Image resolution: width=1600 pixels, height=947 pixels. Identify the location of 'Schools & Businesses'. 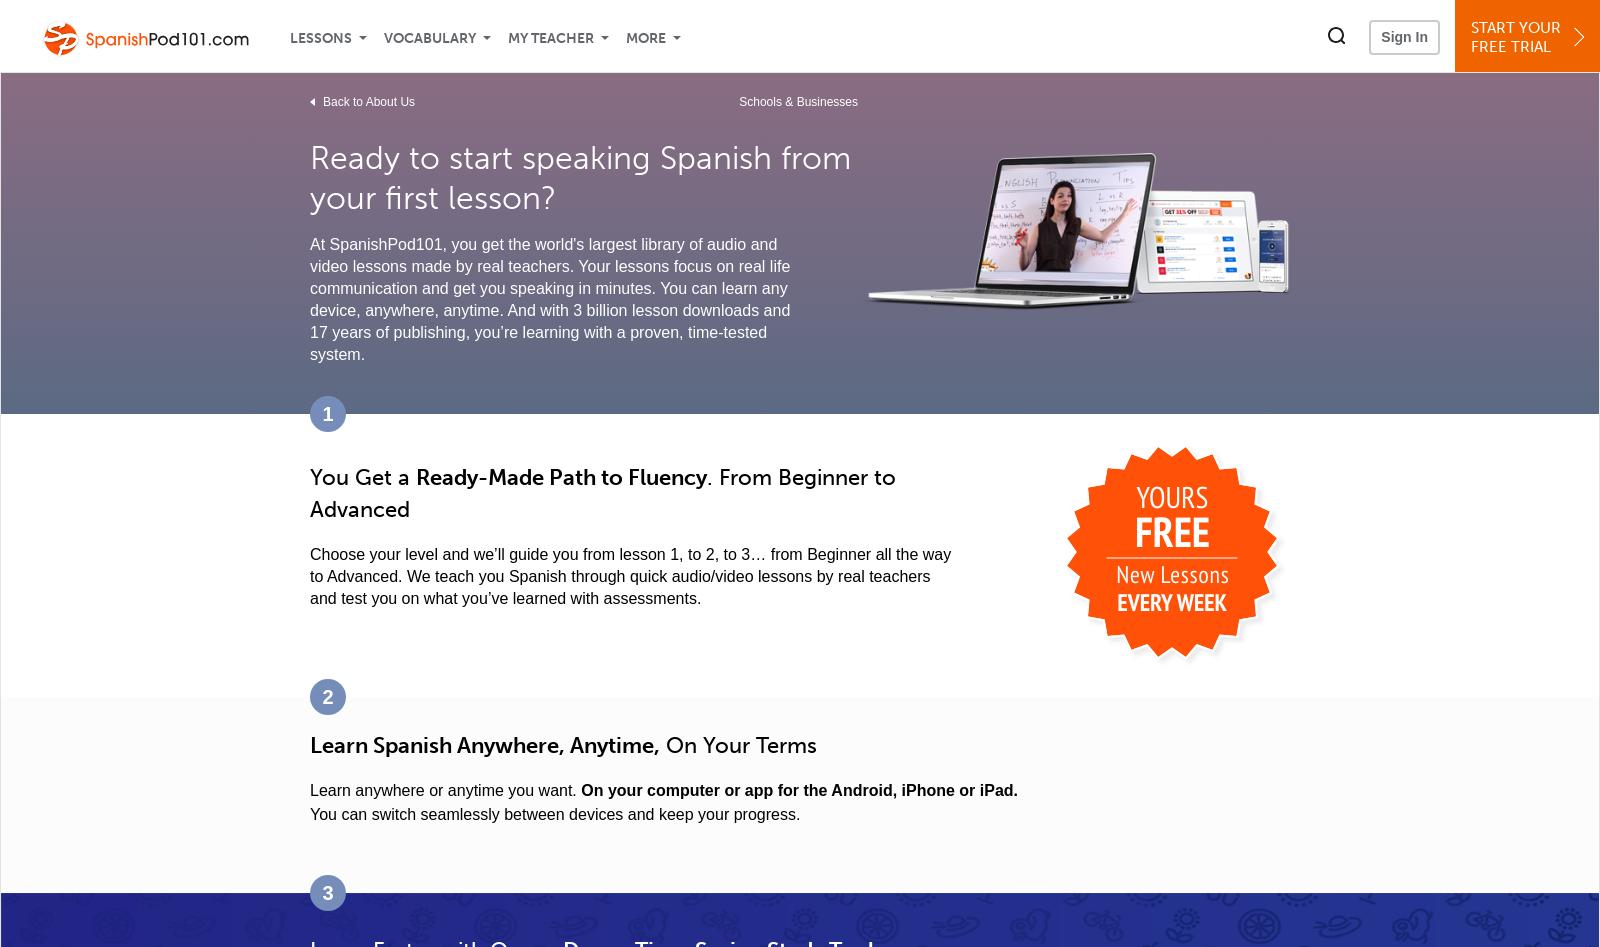
(739, 100).